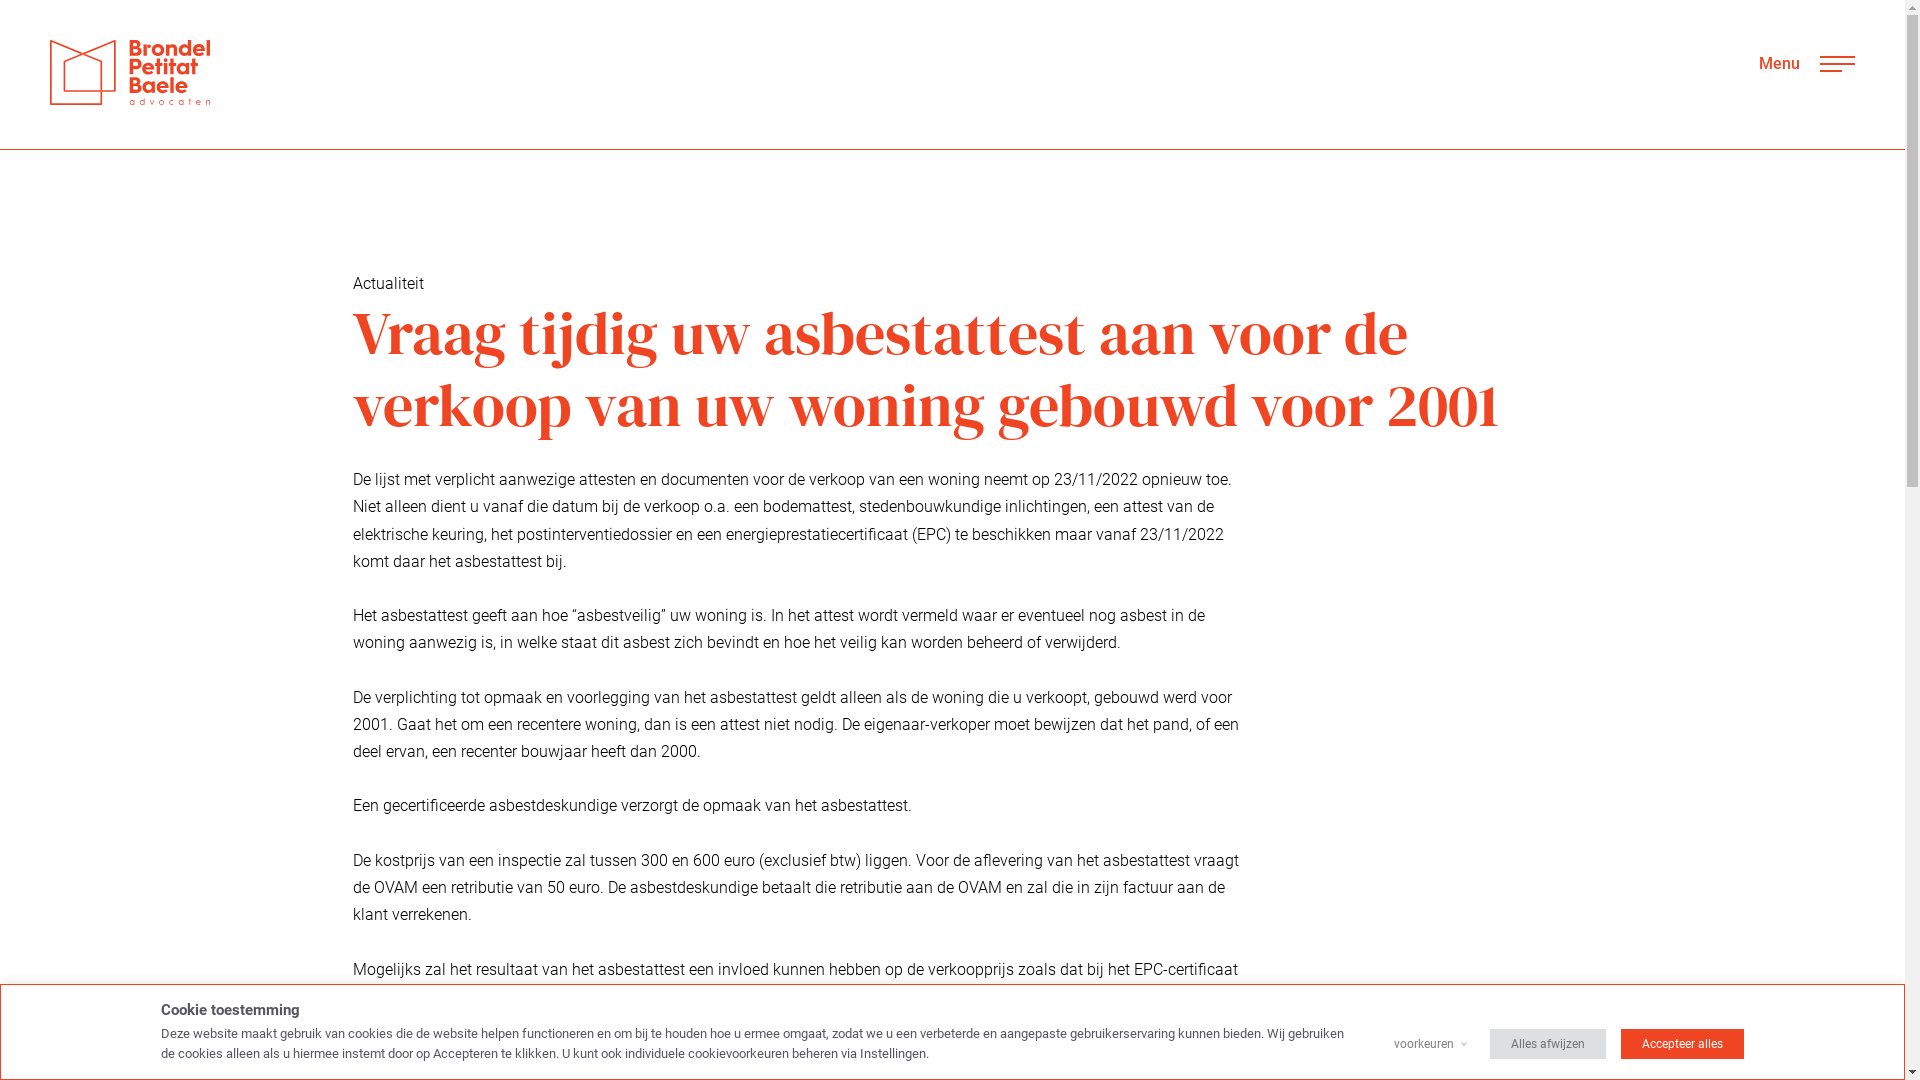  I want to click on 'Menu', so click(1806, 62).